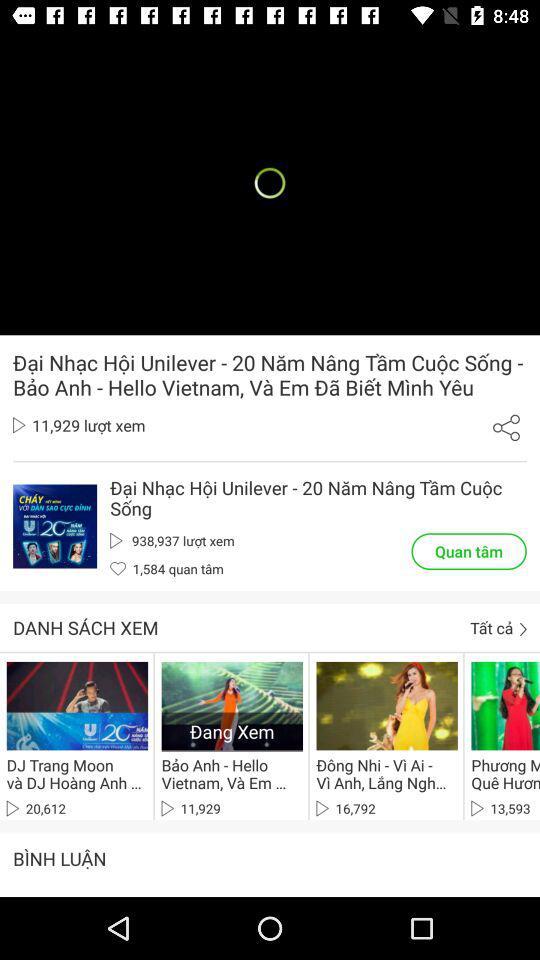 Image resolution: width=540 pixels, height=960 pixels. What do you see at coordinates (55, 526) in the screenshot?
I see `the image on left to the love icon on the web page` at bounding box center [55, 526].